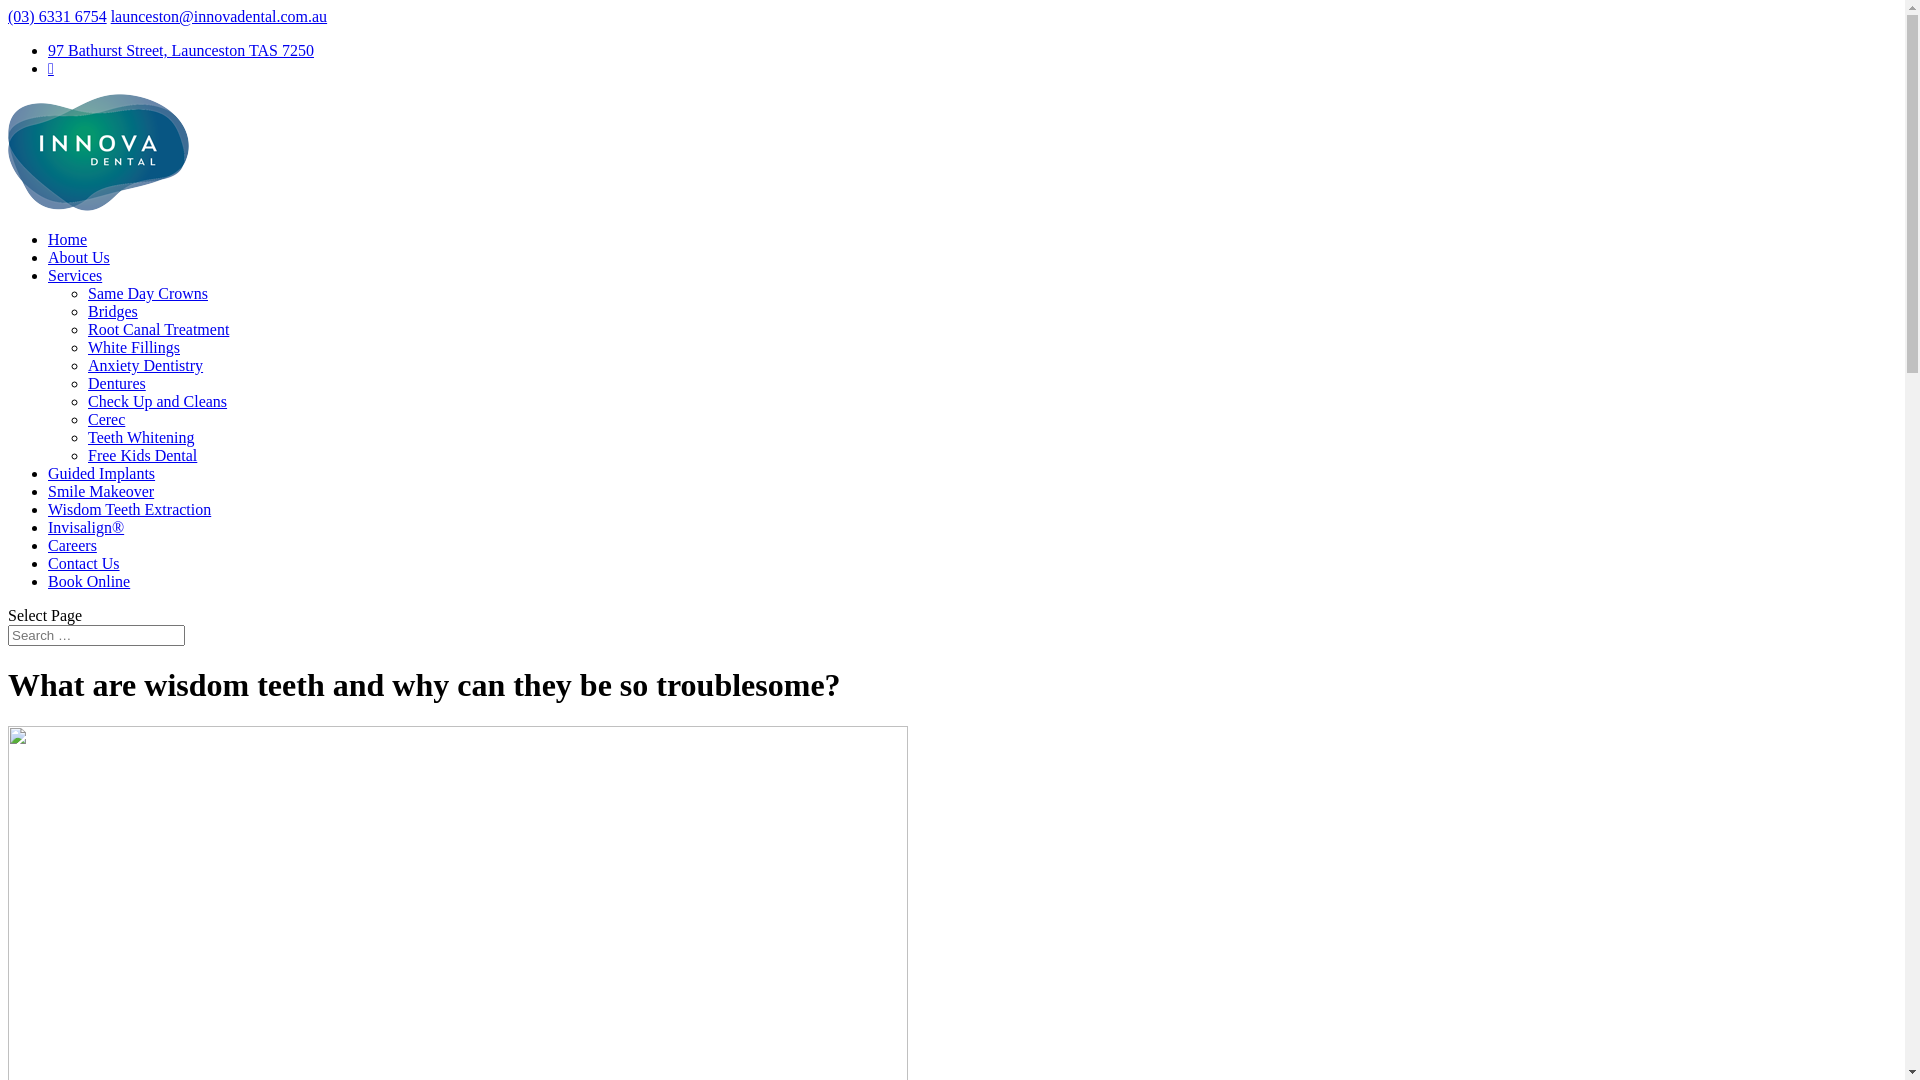 Image resolution: width=1920 pixels, height=1080 pixels. Describe the element at coordinates (57, 16) in the screenshot. I see `'(03) 6331 6754'` at that location.